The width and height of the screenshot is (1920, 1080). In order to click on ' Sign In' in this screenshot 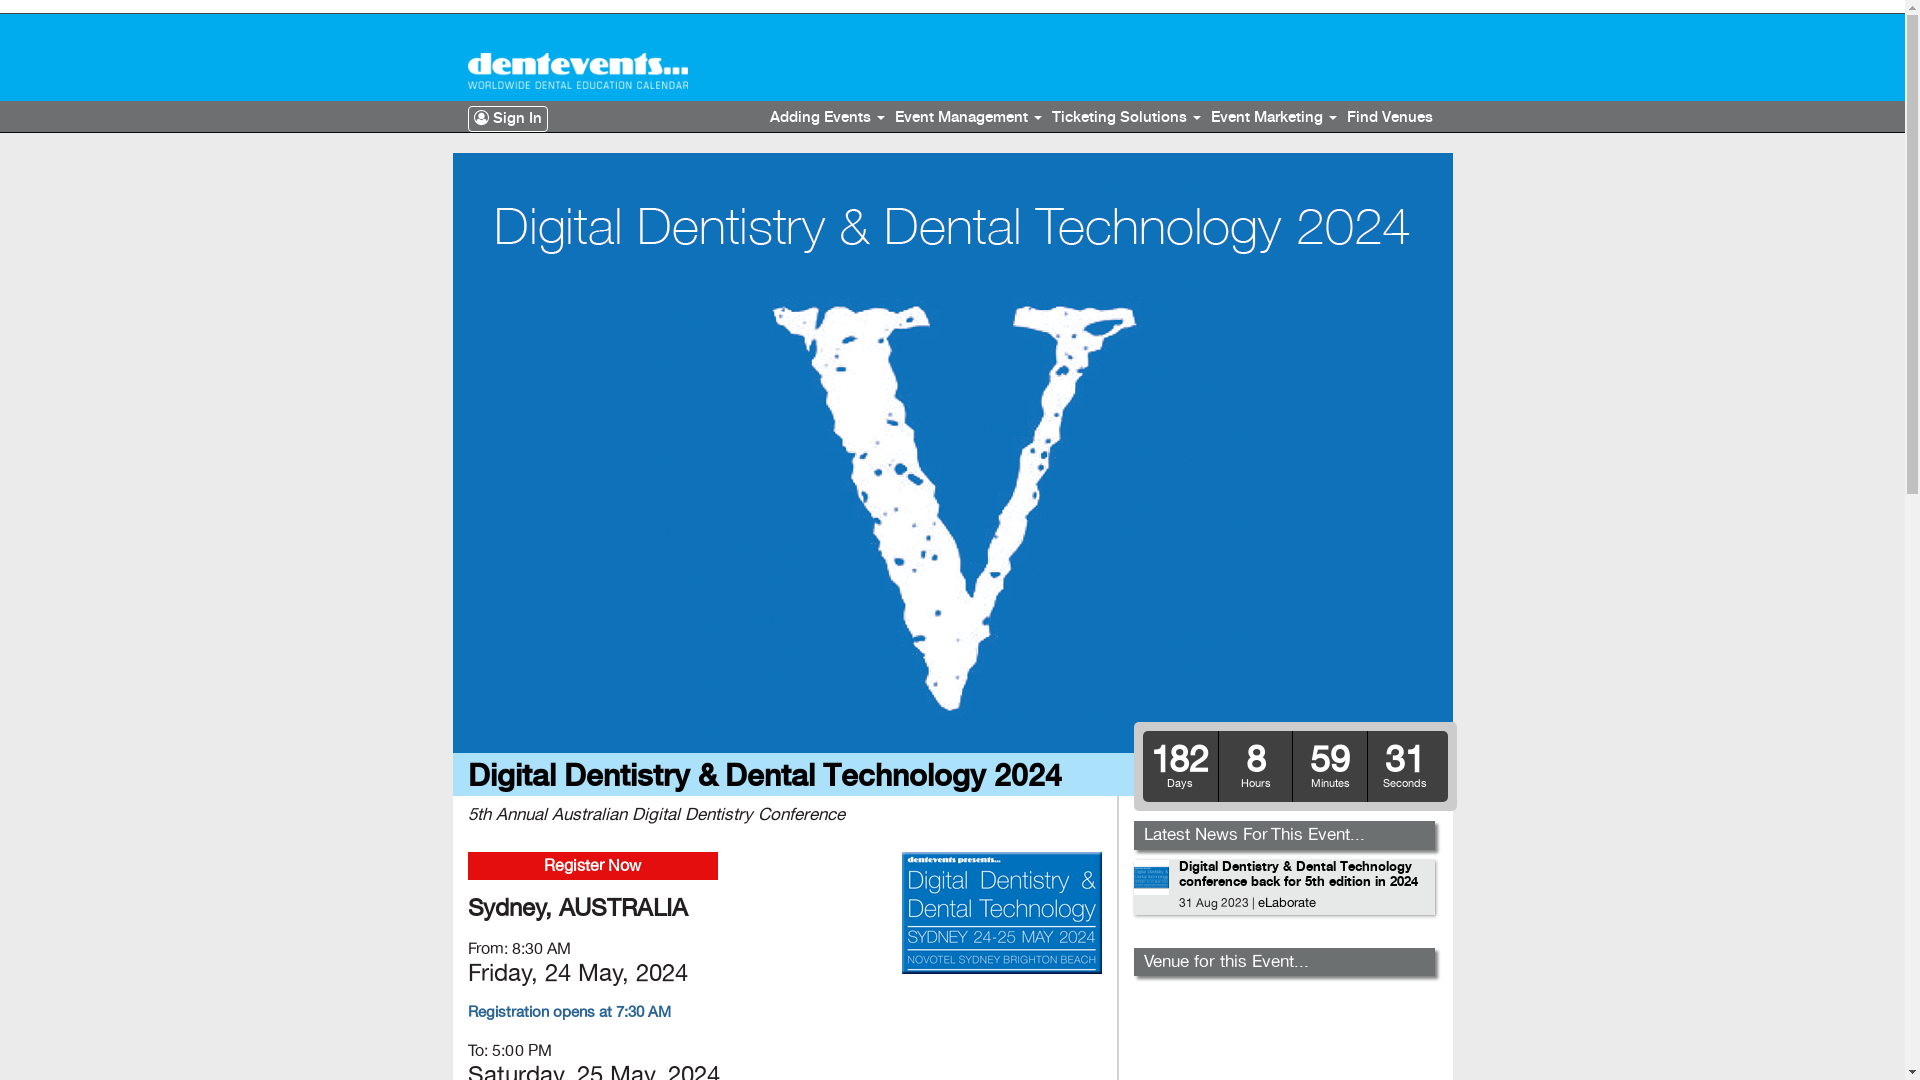, I will do `click(466, 119)`.